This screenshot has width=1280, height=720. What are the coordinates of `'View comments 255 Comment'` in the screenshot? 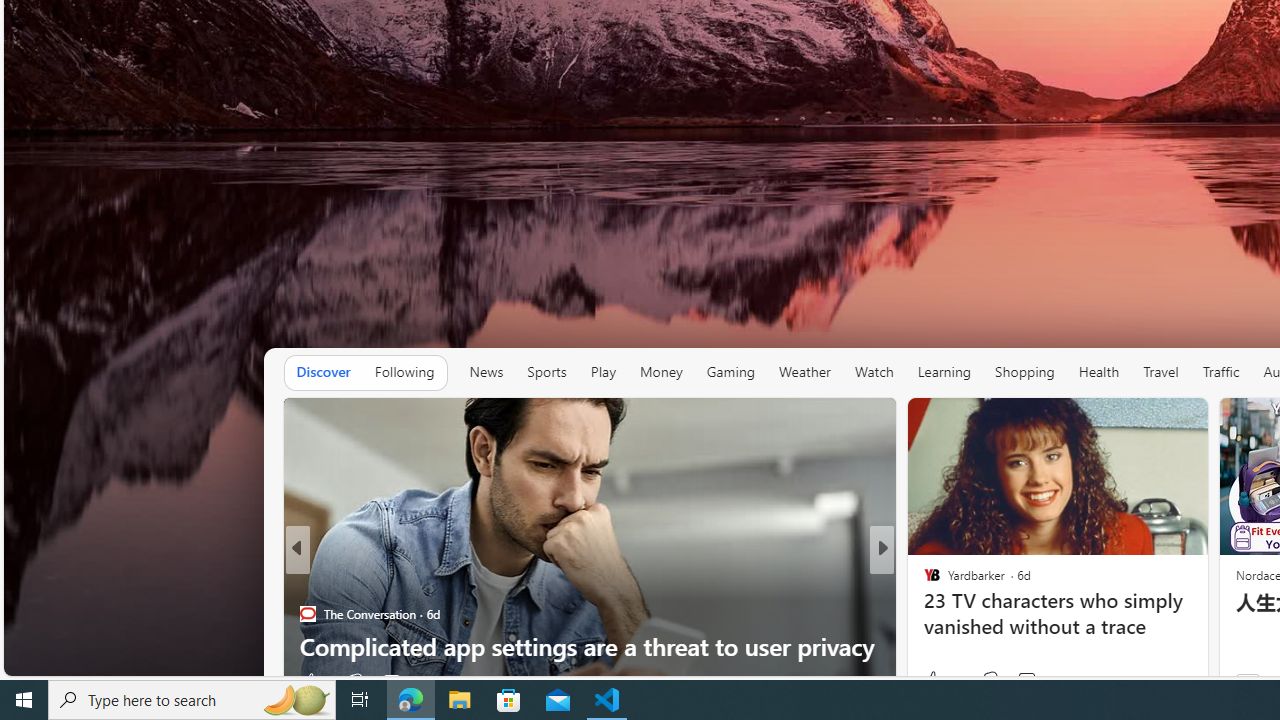 It's located at (1013, 680).